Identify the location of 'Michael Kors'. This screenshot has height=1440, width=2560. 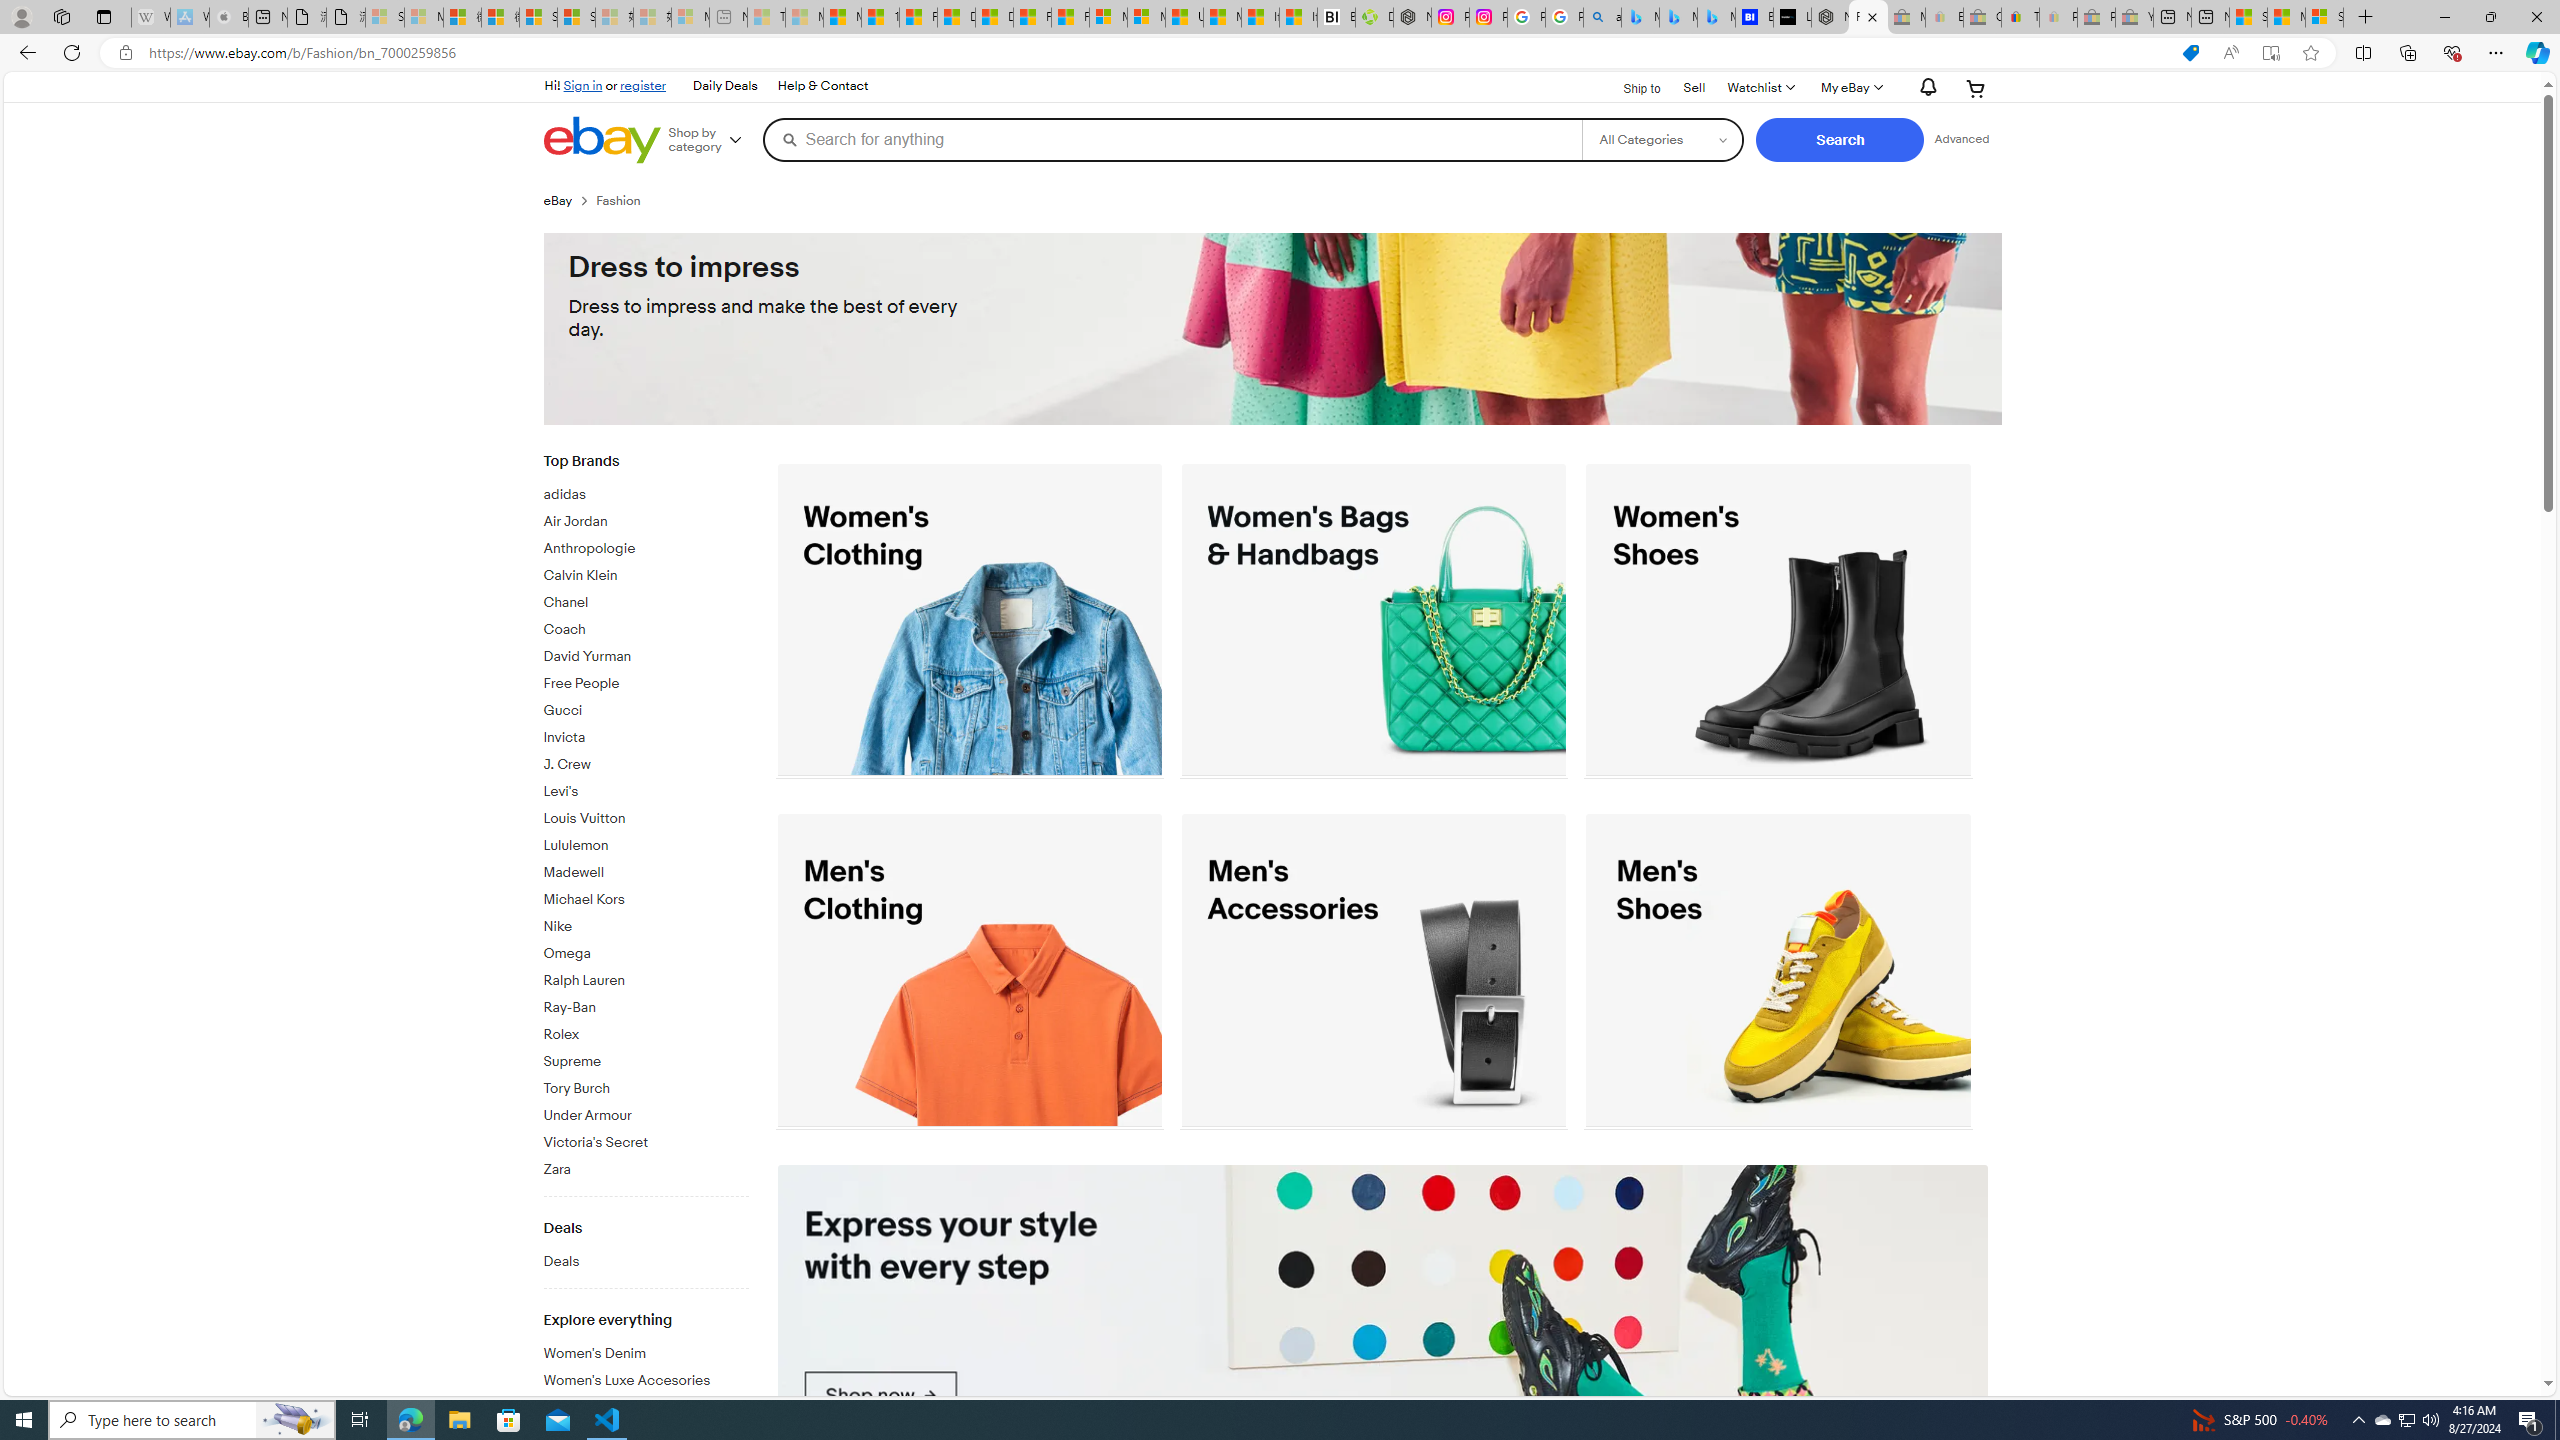
(645, 896).